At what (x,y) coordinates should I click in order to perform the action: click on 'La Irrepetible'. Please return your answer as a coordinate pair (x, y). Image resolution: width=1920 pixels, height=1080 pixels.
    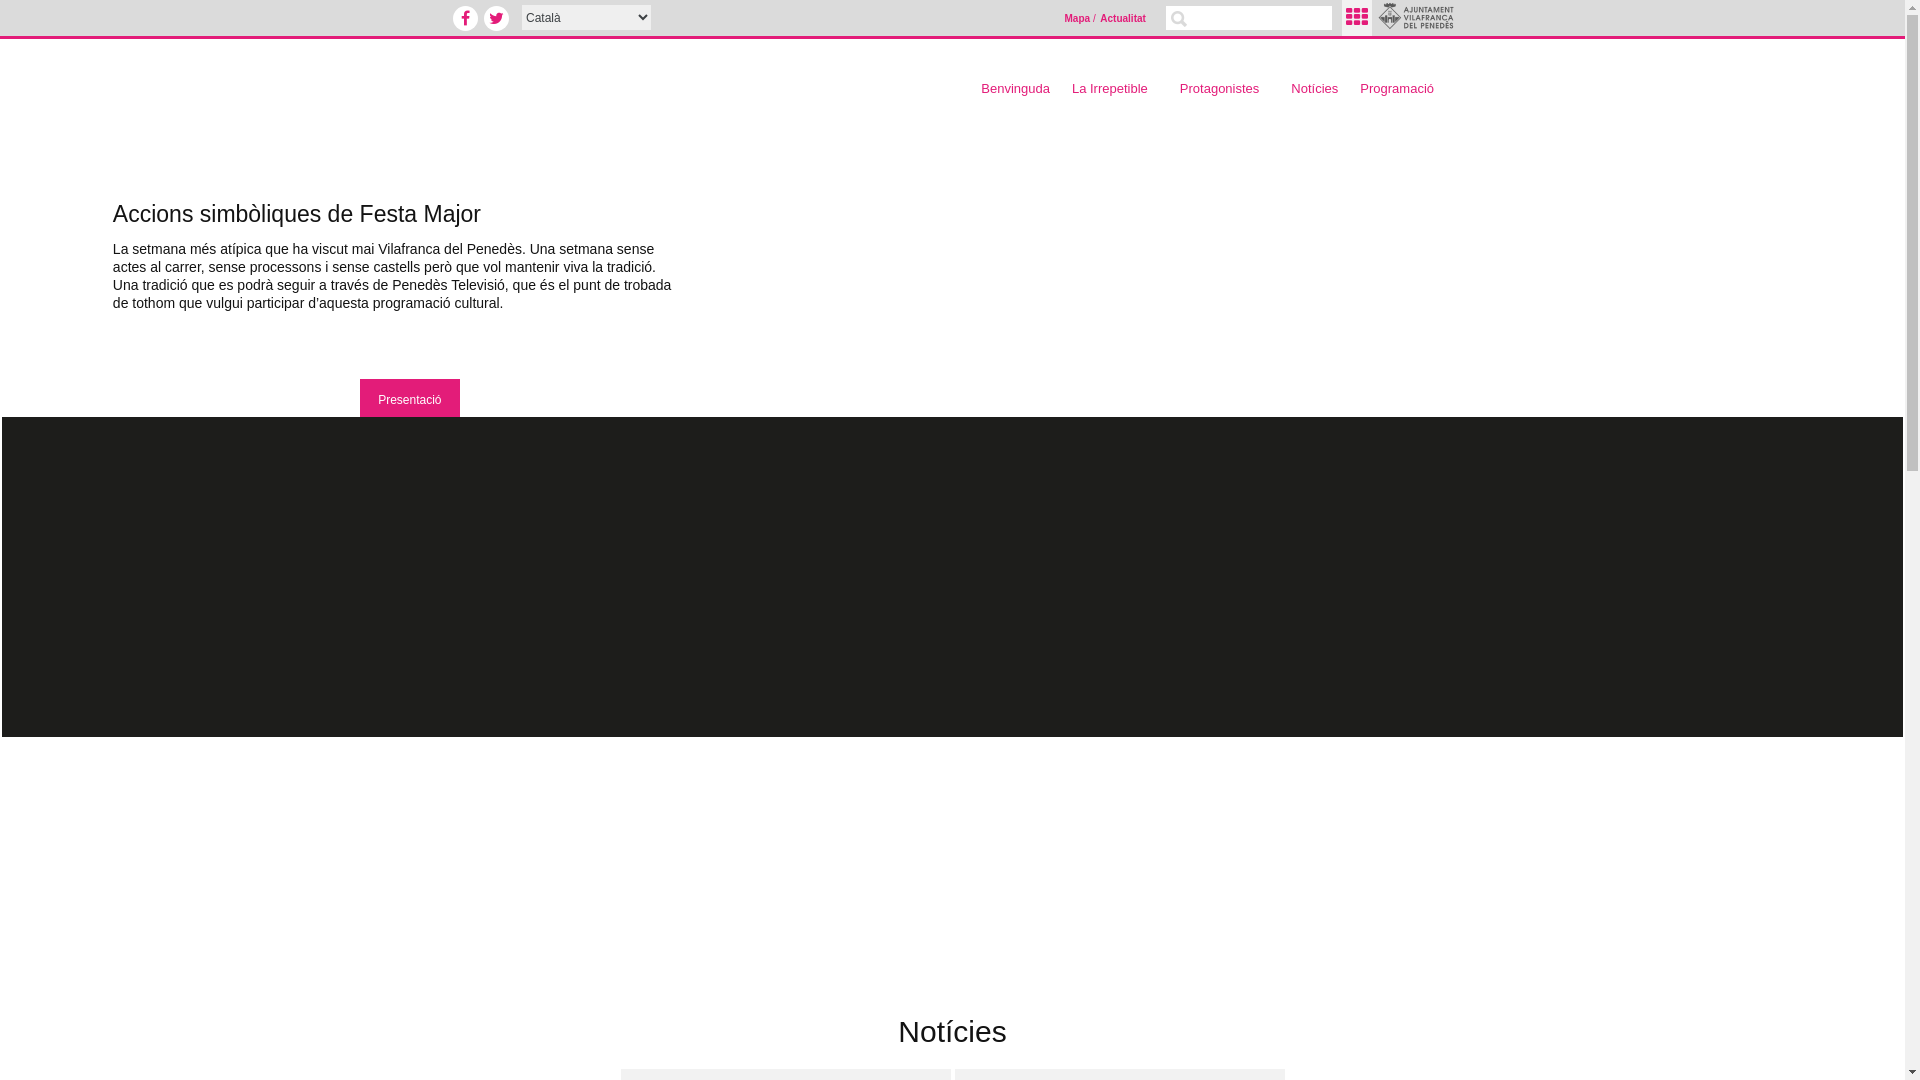
    Looking at the image, I should click on (1065, 87).